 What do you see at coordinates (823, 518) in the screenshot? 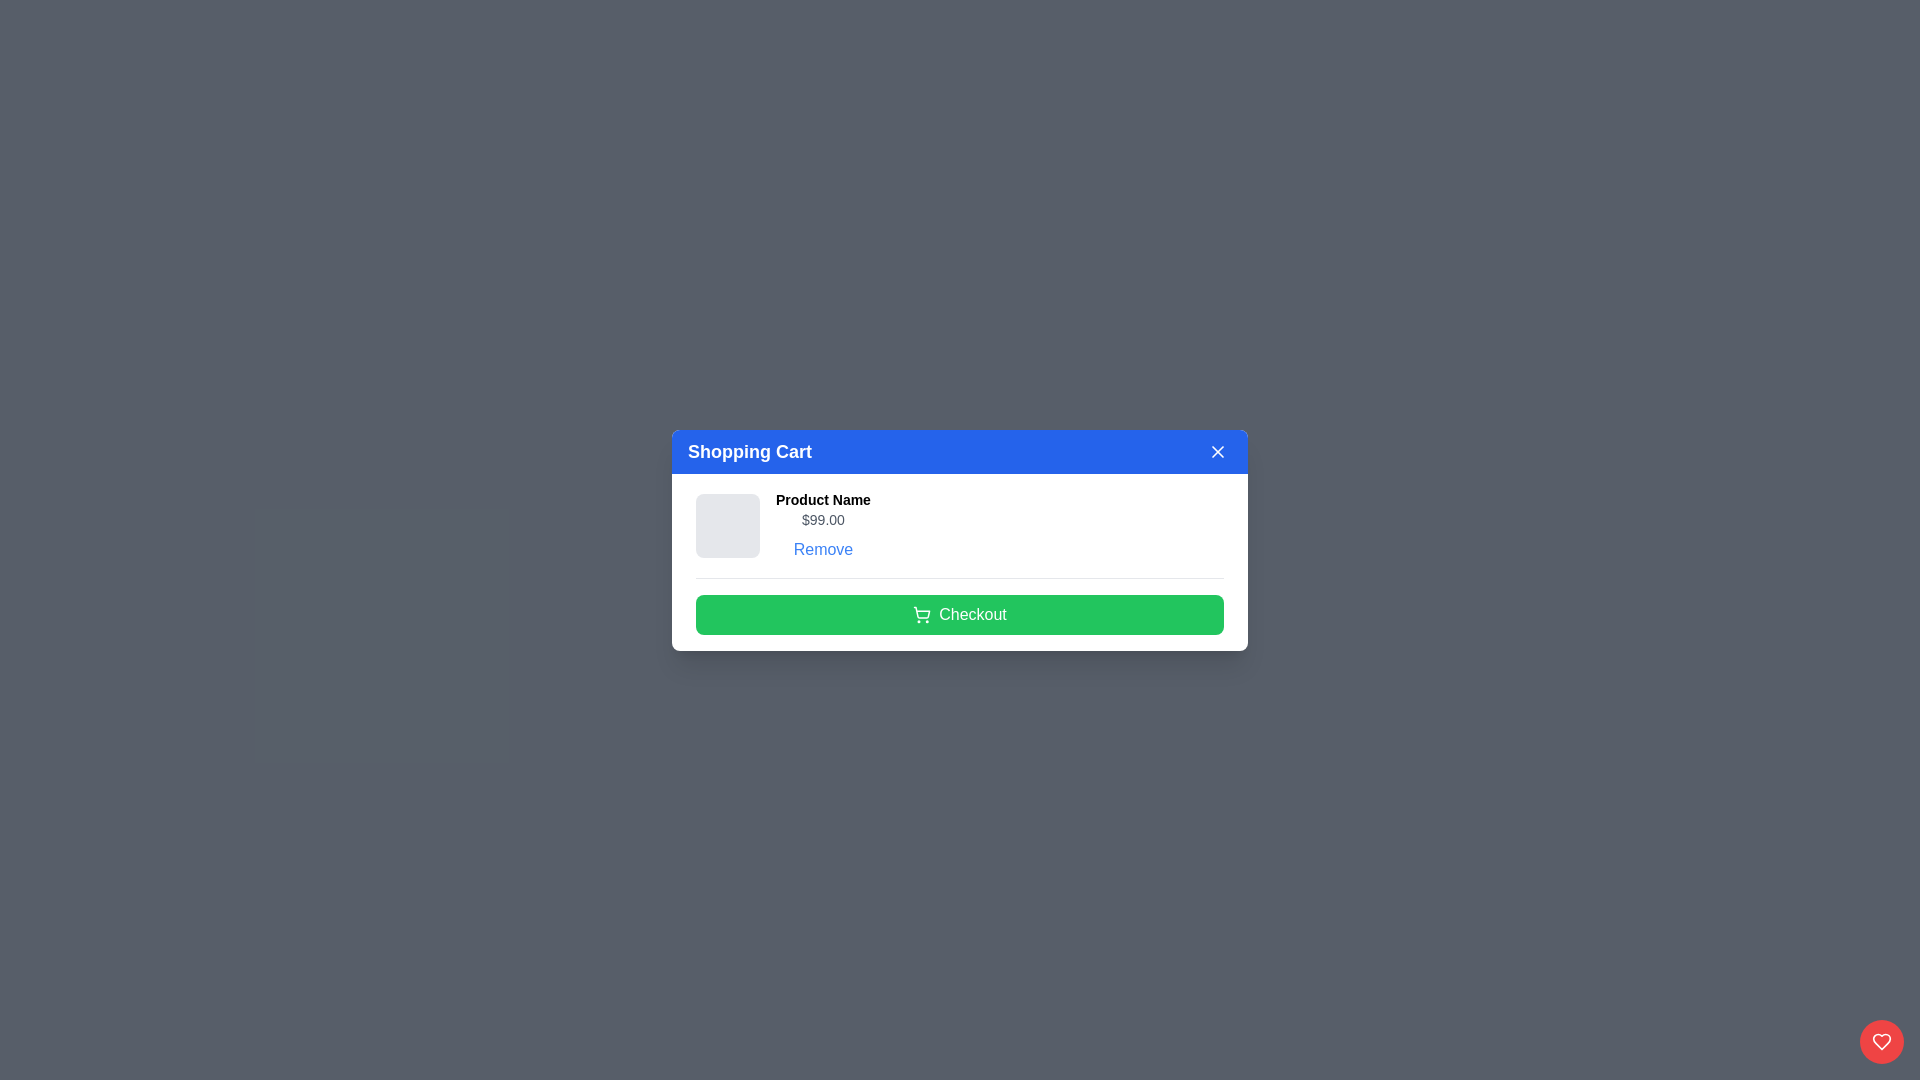
I see `the price text label in the shopping cart modal, which is positioned above the 'Remove' link and below the 'Product Name'` at bounding box center [823, 518].